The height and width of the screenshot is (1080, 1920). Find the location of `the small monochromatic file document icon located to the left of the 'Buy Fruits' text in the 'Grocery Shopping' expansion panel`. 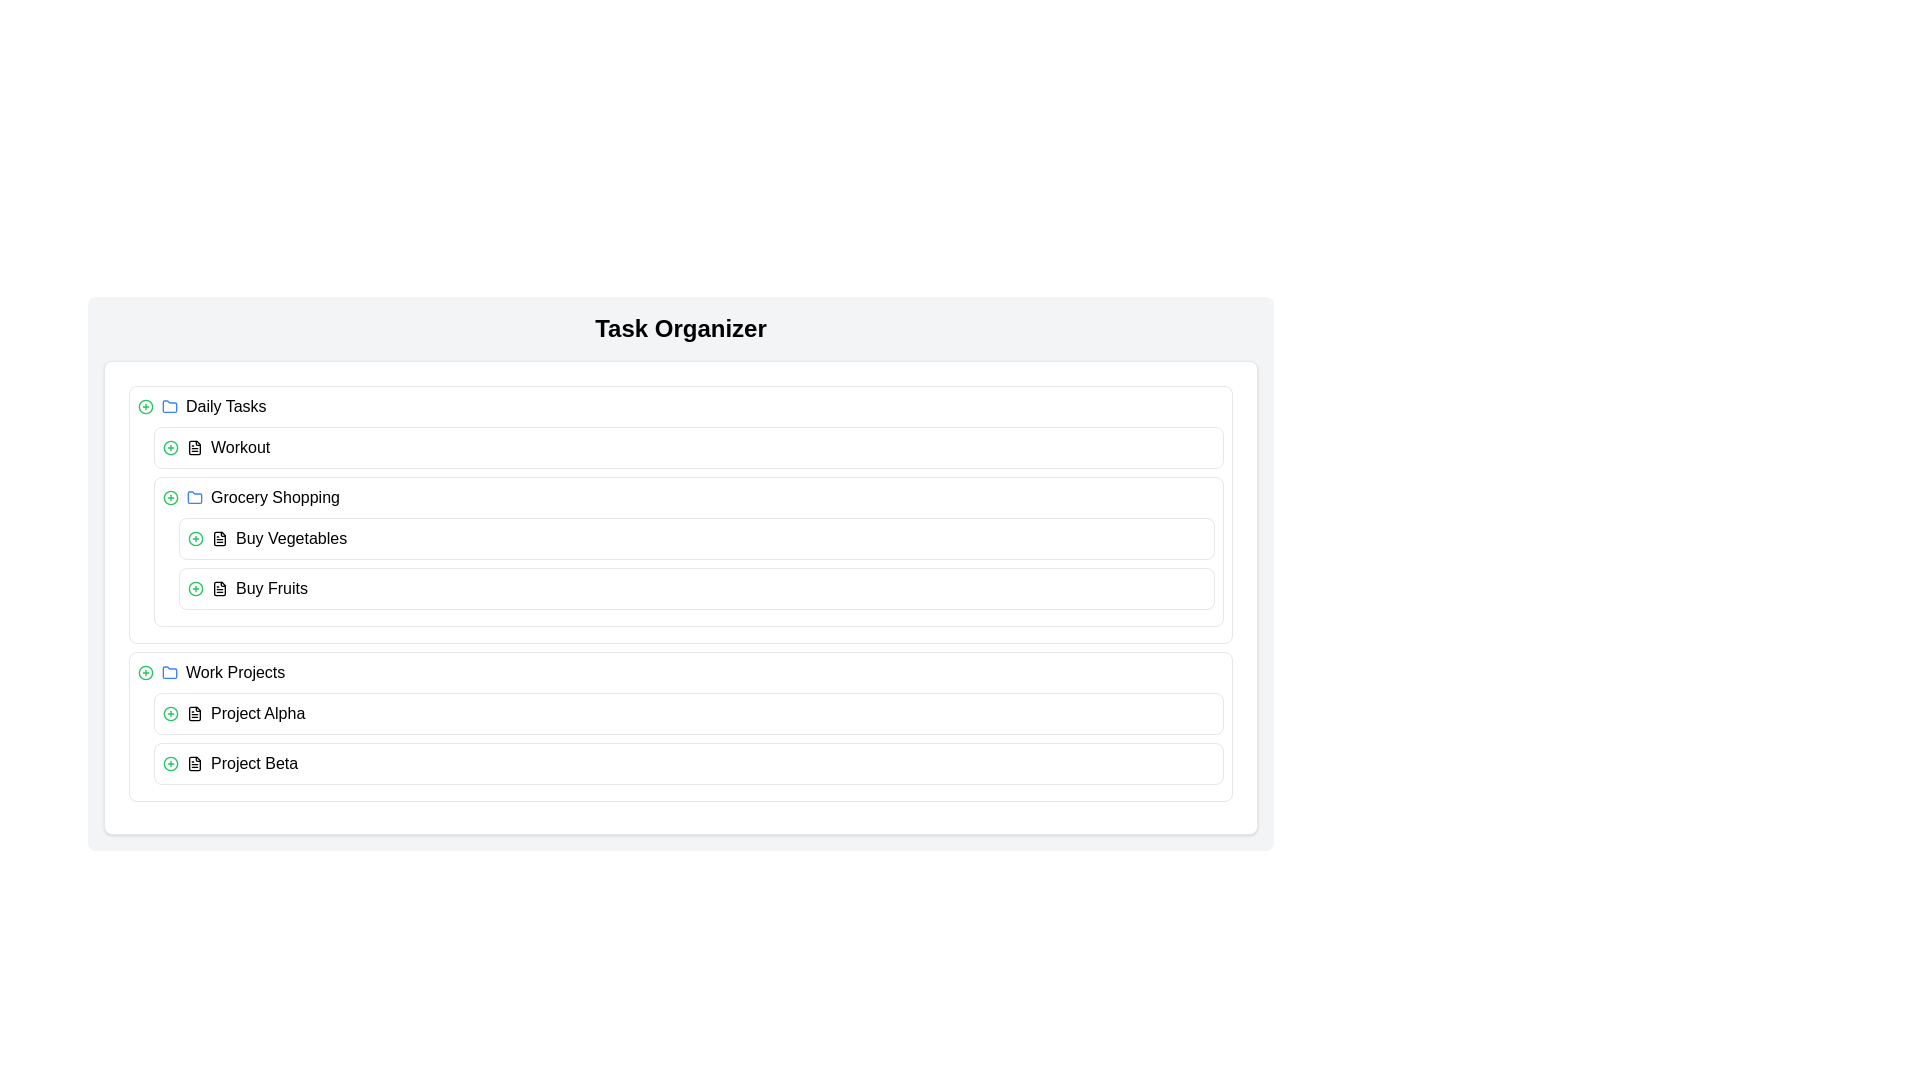

the small monochromatic file document icon located to the left of the 'Buy Fruits' text in the 'Grocery Shopping' expansion panel is located at coordinates (220, 588).